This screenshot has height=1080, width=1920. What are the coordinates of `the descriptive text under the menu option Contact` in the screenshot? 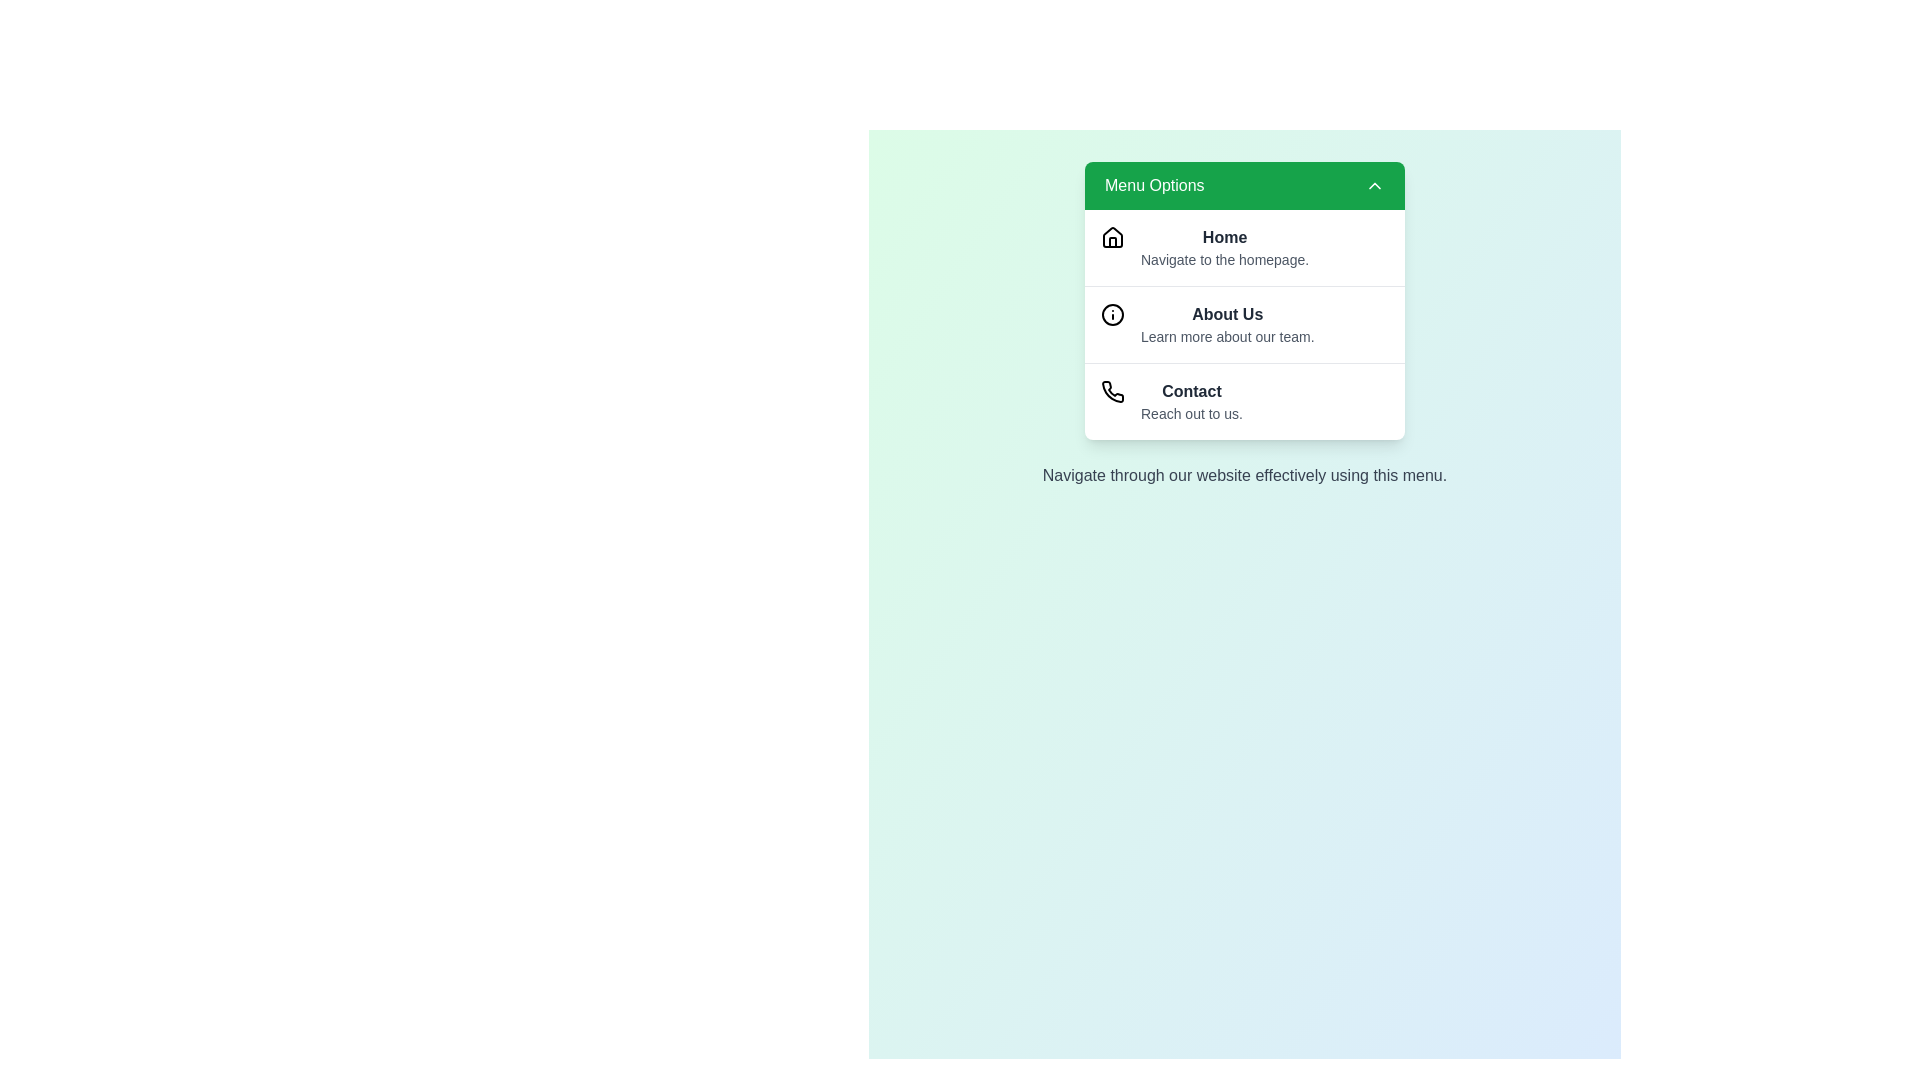 It's located at (1191, 412).